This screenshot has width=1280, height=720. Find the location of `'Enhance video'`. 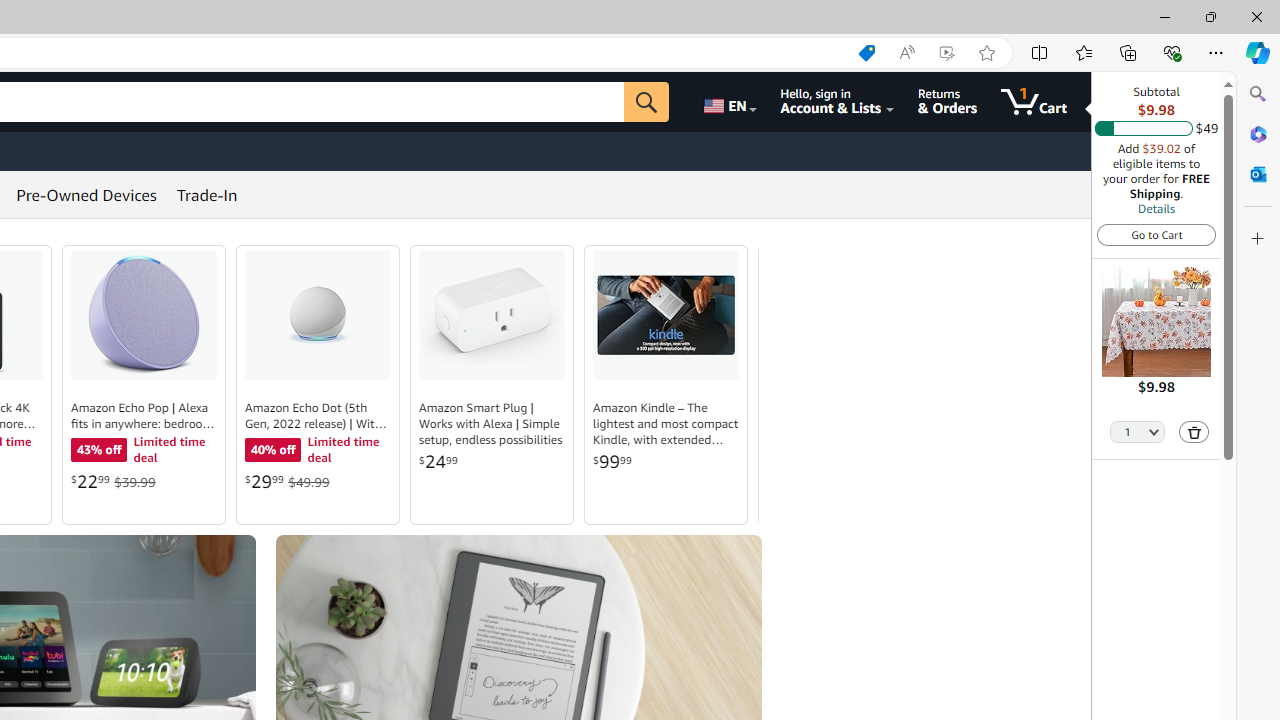

'Enhance video' is located at coordinates (945, 52).